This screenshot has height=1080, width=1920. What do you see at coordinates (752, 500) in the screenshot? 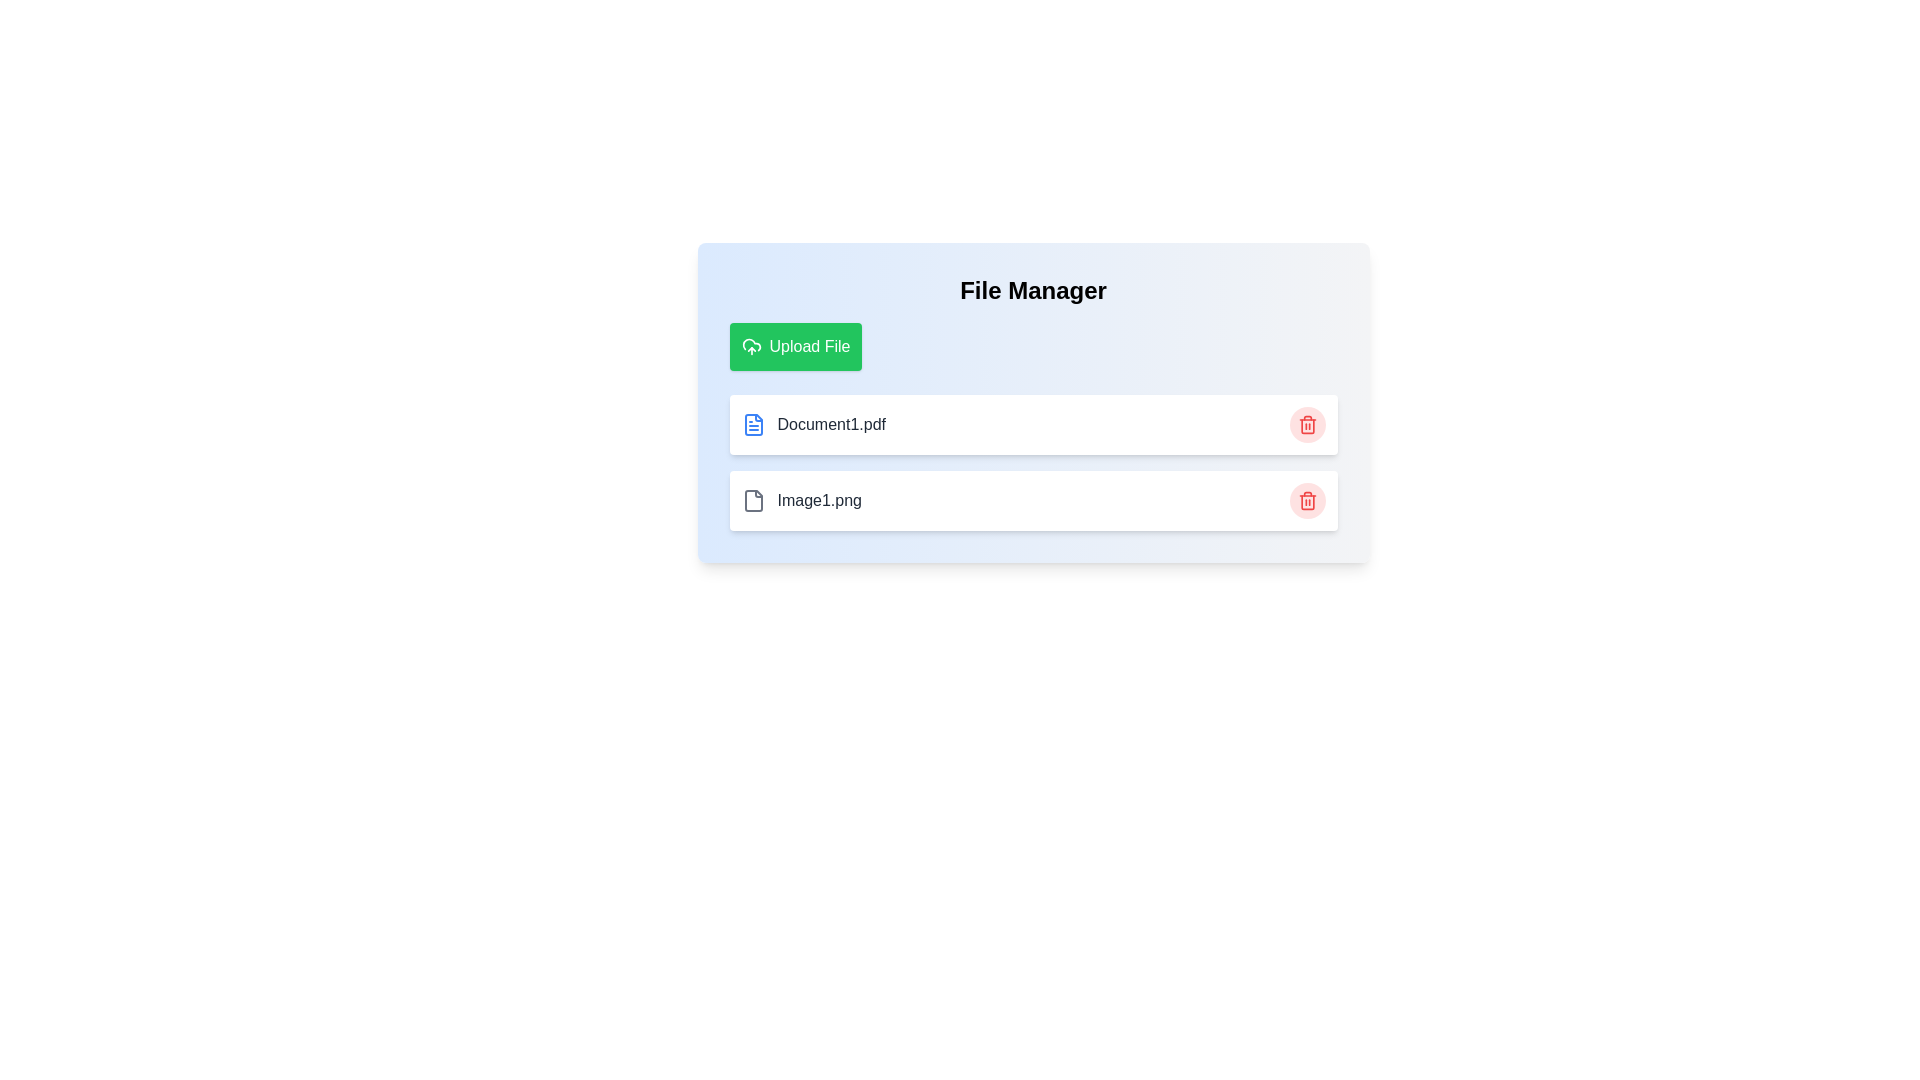
I see `file icon representing 'Image1.png' in the file manager interface for debugging purposes` at bounding box center [752, 500].